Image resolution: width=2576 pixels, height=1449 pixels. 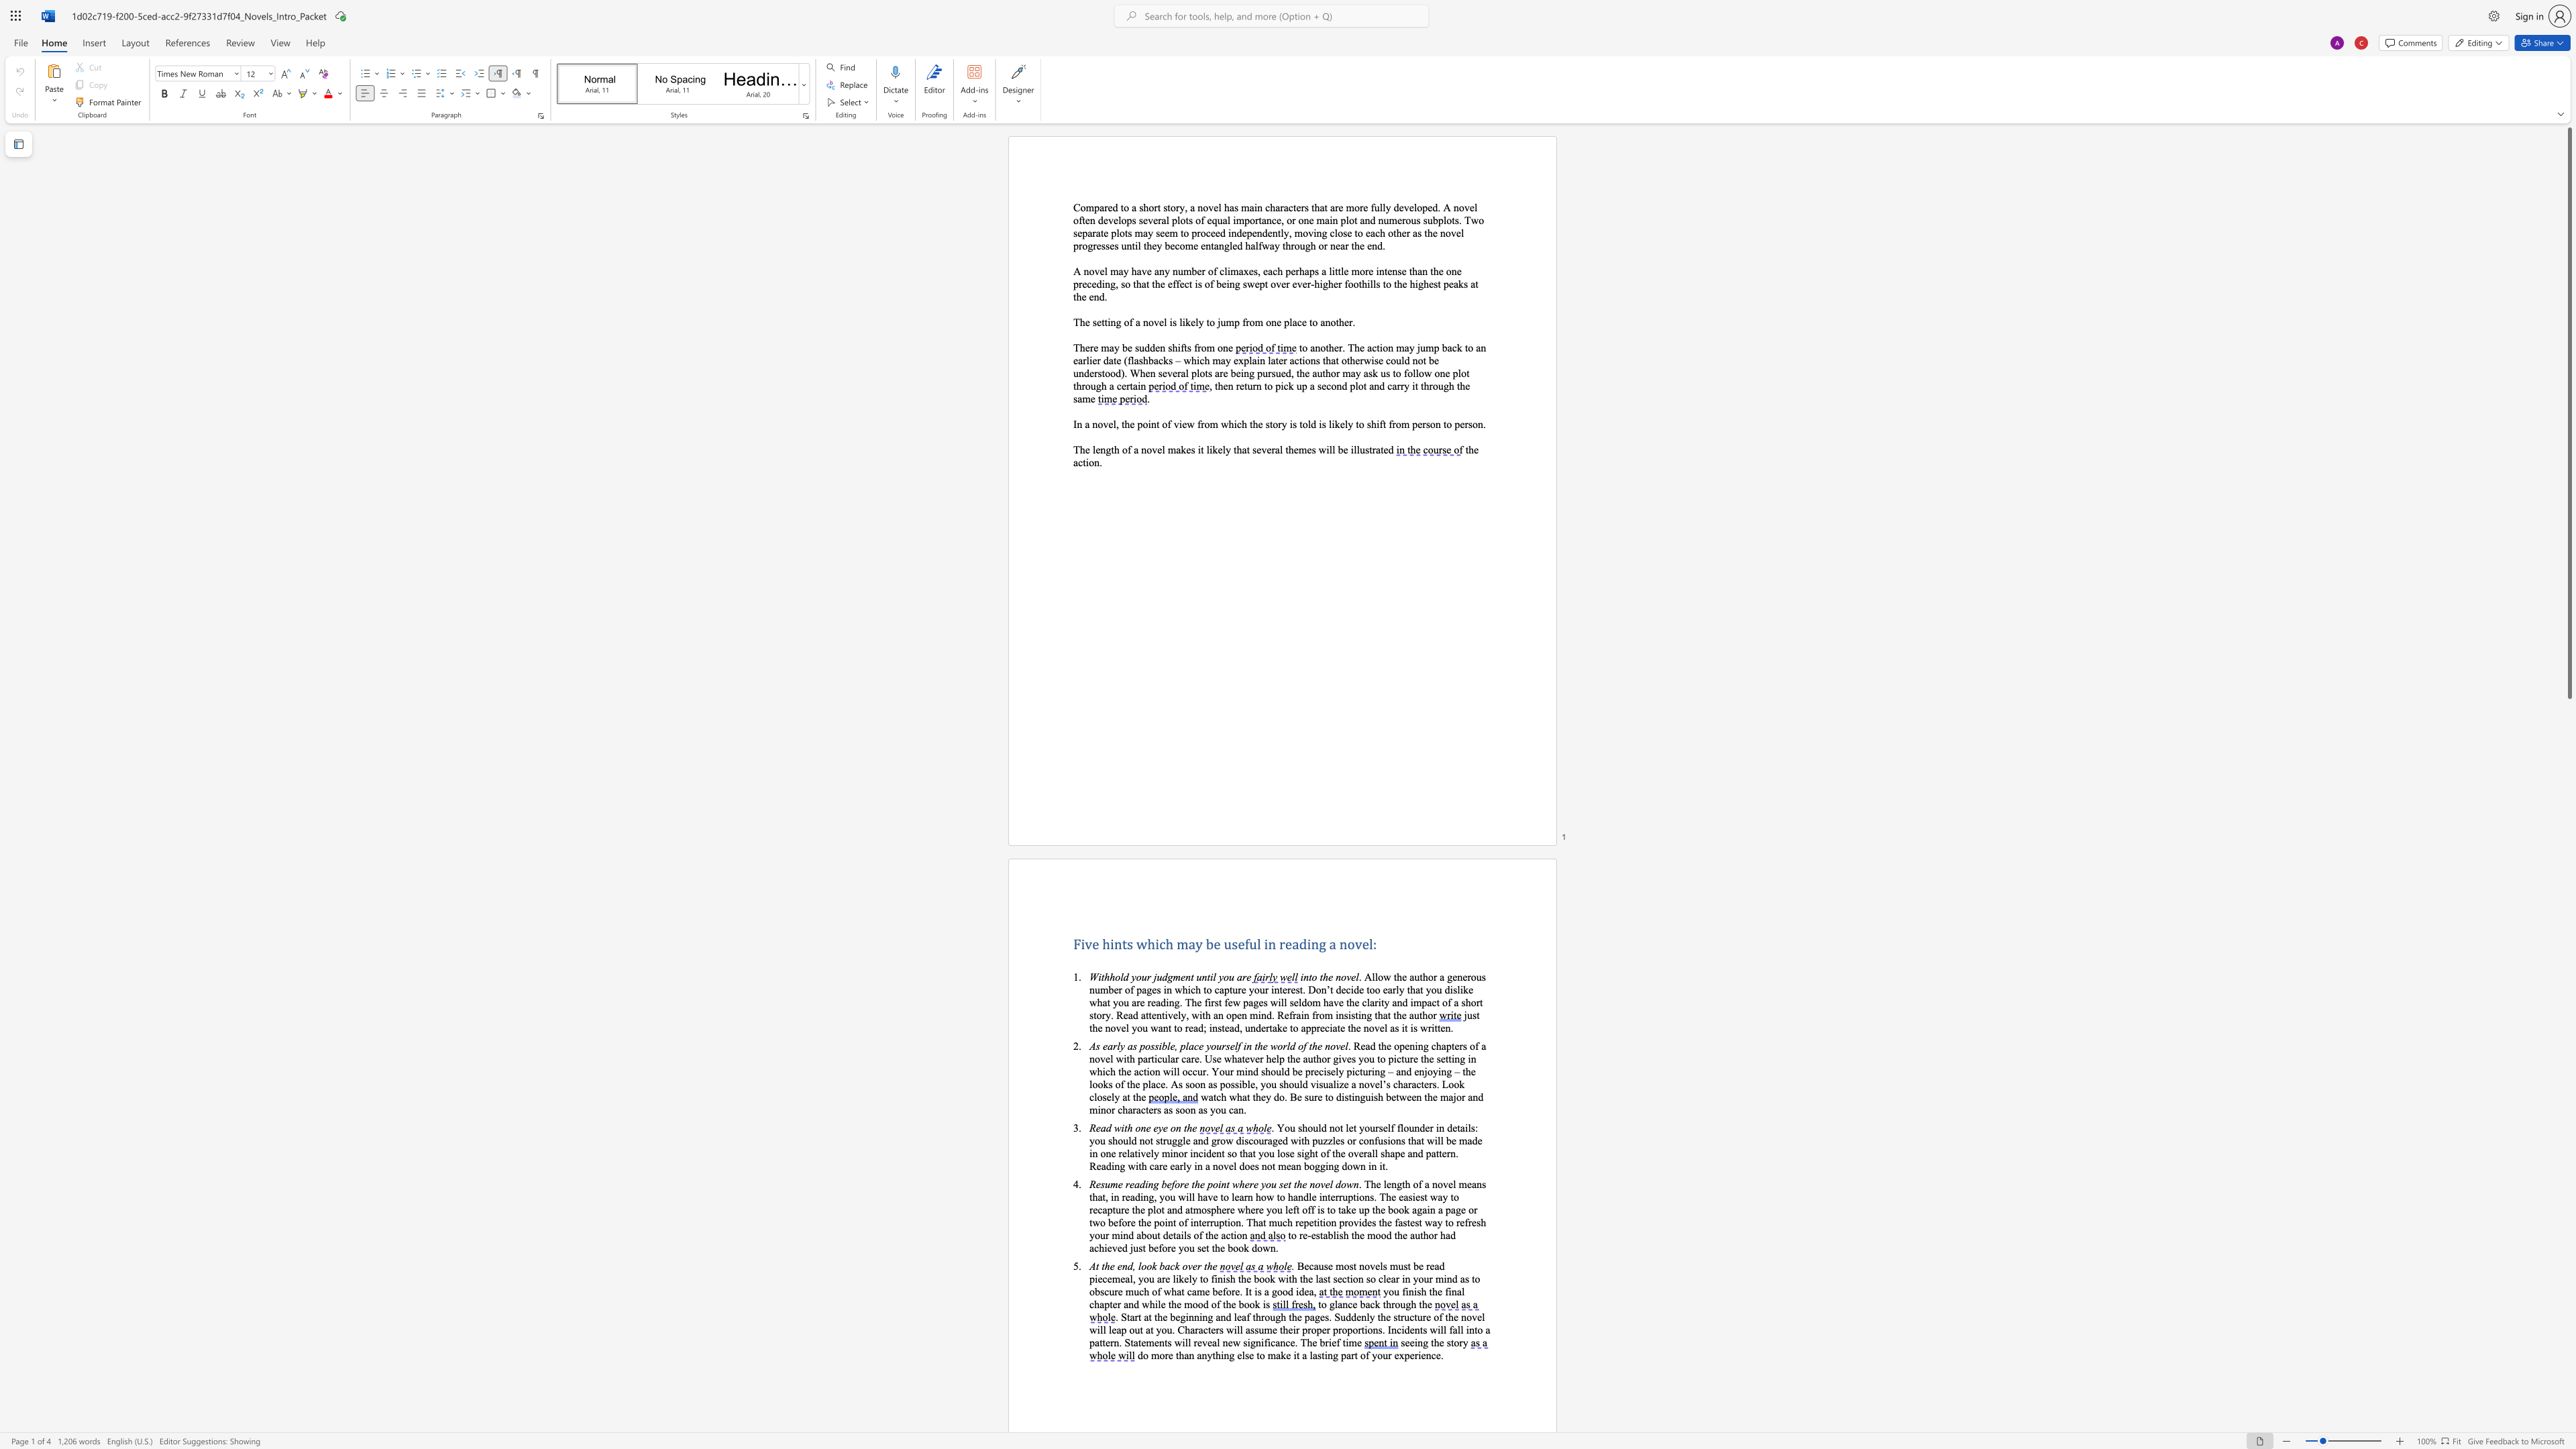 What do you see at coordinates (1328, 1342) in the screenshot?
I see `the space between the continuous character "r" and "i" in the text` at bounding box center [1328, 1342].